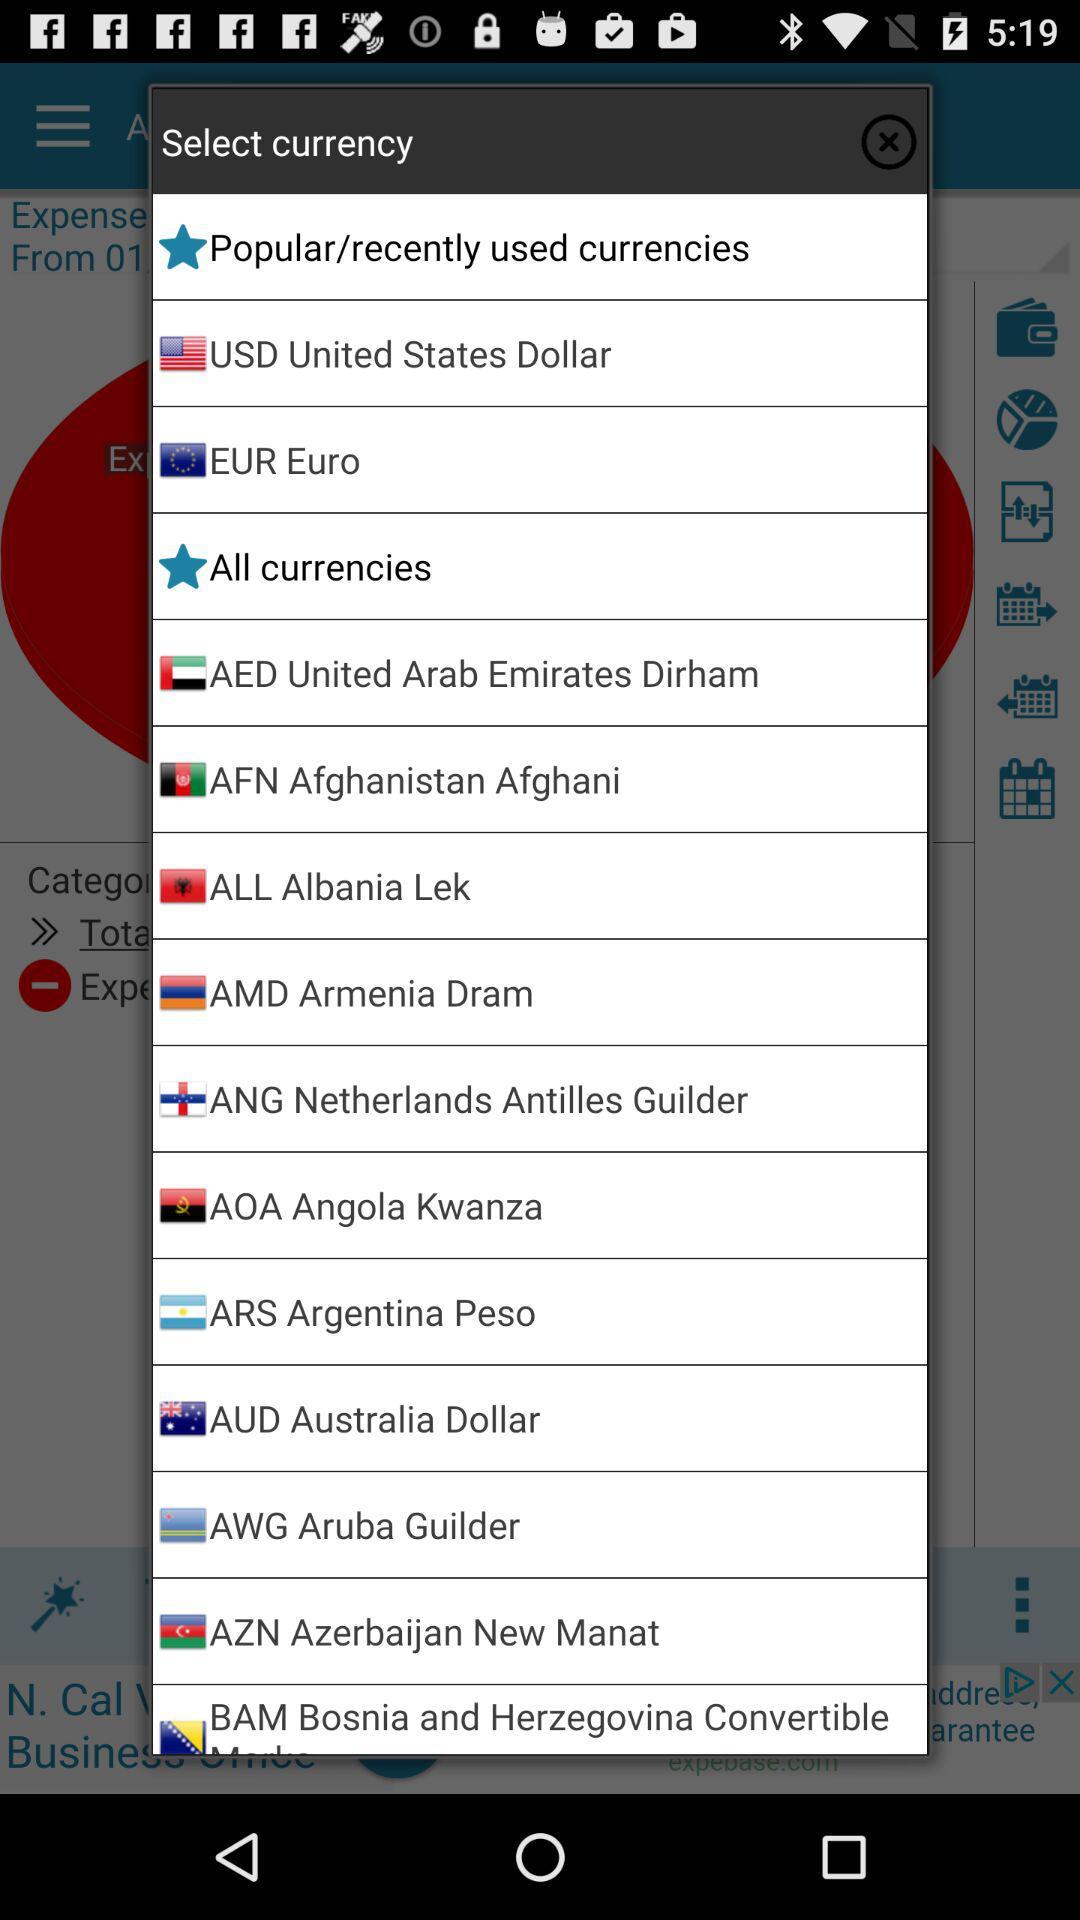 The width and height of the screenshot is (1080, 1920). What do you see at coordinates (564, 565) in the screenshot?
I see `icon above the aed united arab icon` at bounding box center [564, 565].